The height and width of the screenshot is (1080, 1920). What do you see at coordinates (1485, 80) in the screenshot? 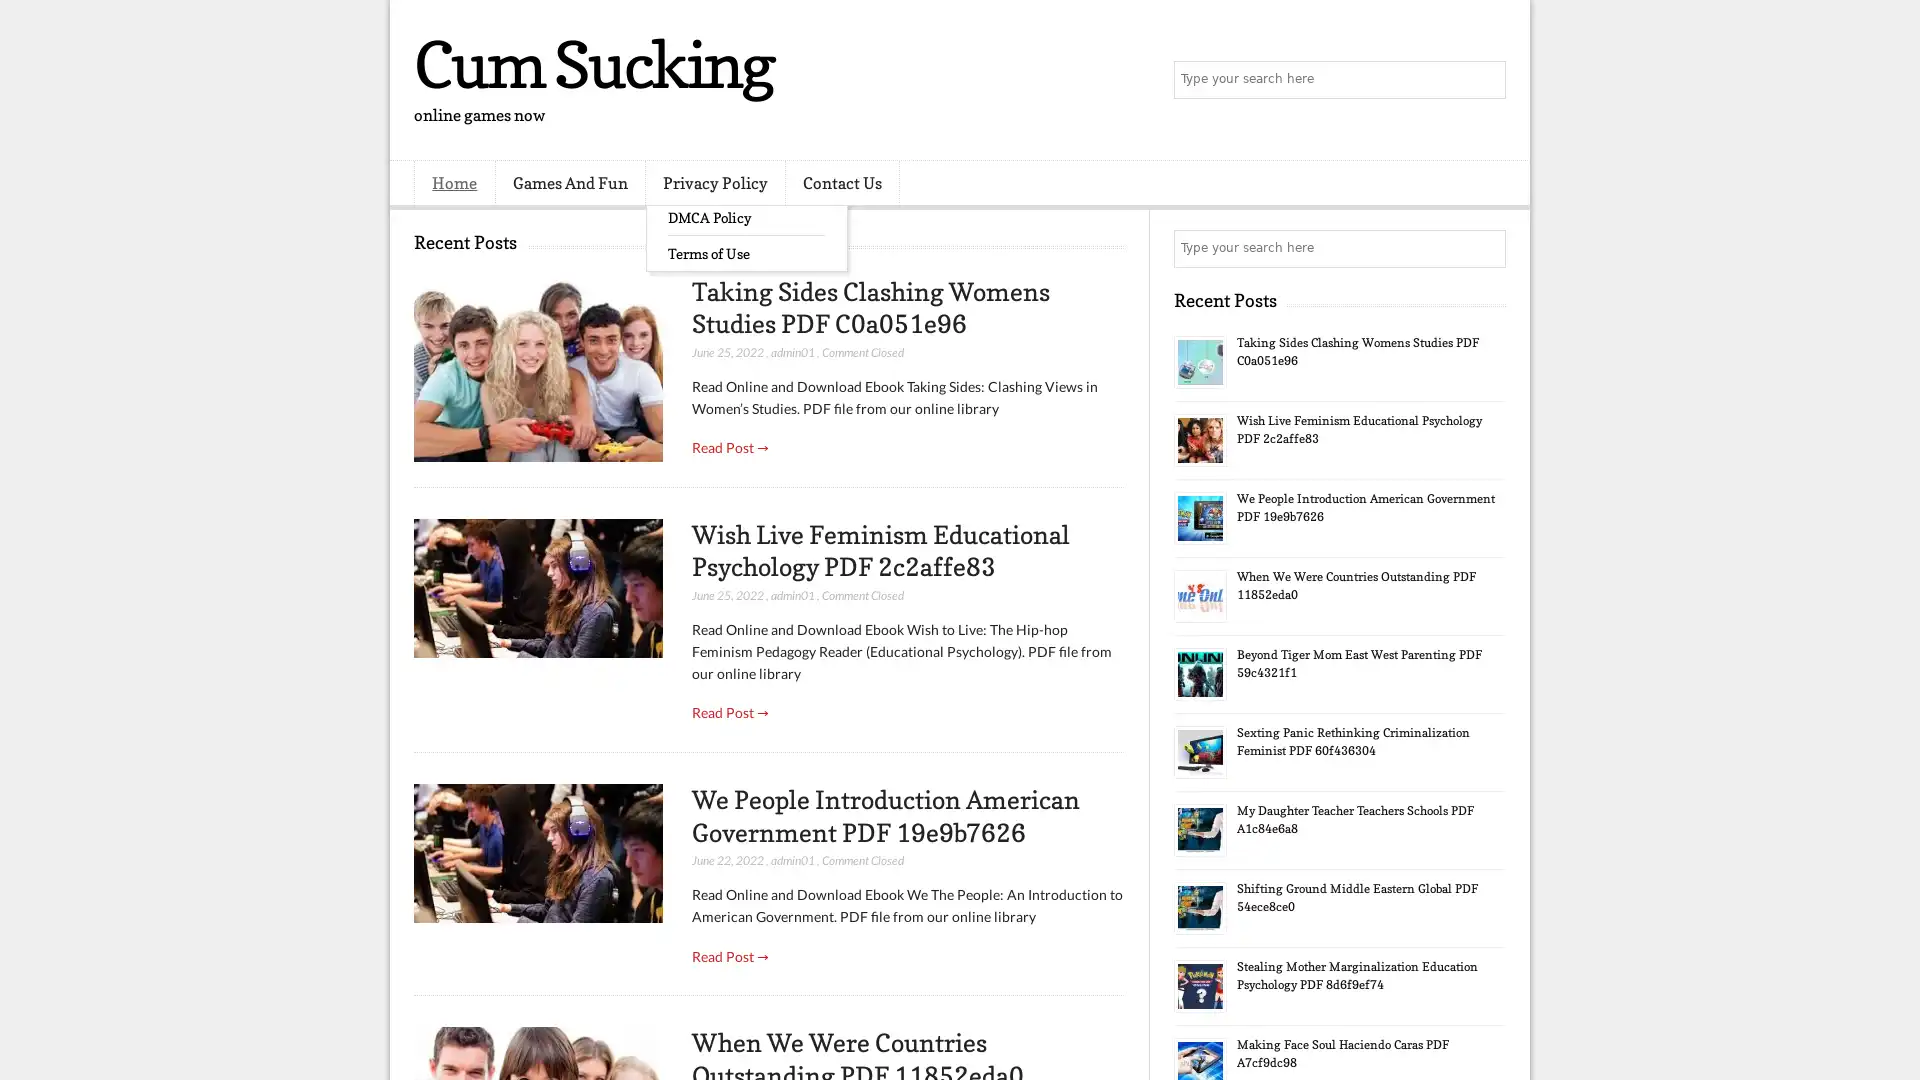
I see `Search` at bounding box center [1485, 80].